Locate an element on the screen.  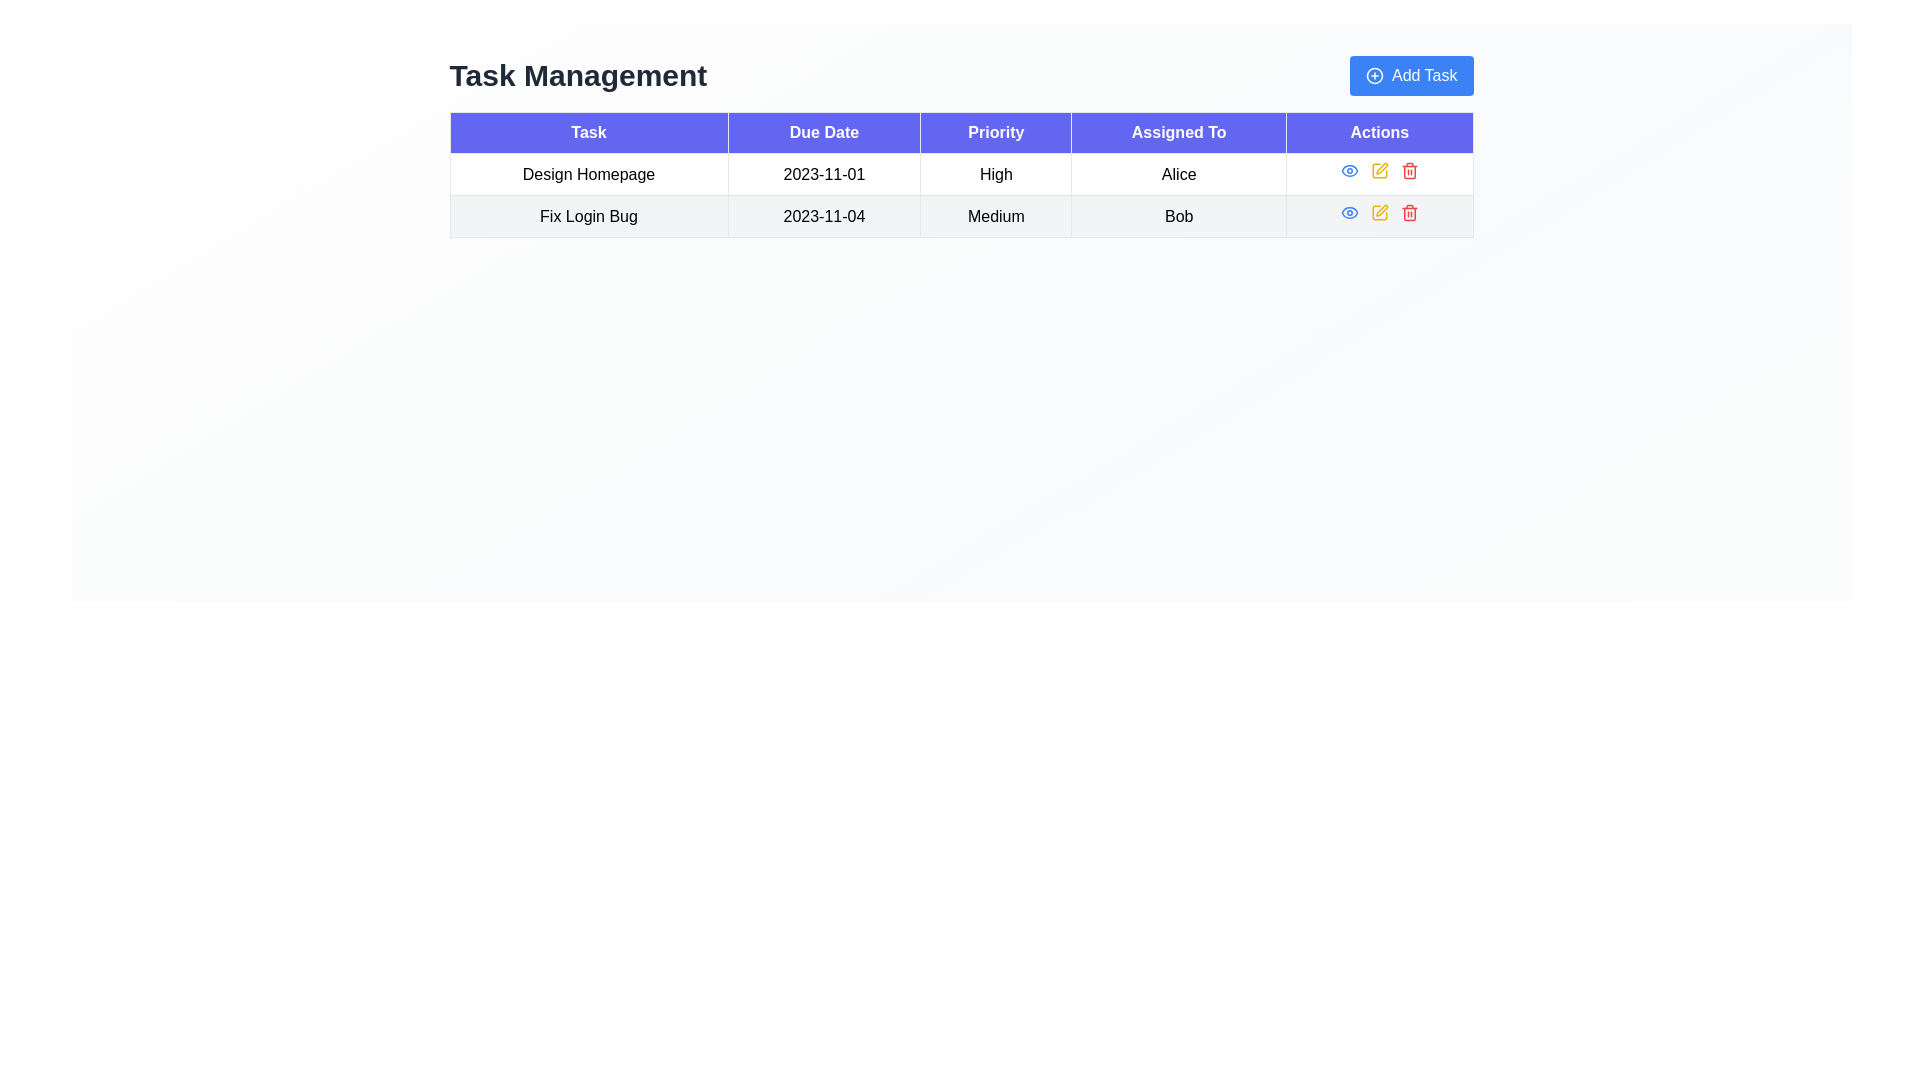
the text label indicating the due date for the task 'Fix Login Bug' in the second row of the 'Due Date' column is located at coordinates (824, 216).